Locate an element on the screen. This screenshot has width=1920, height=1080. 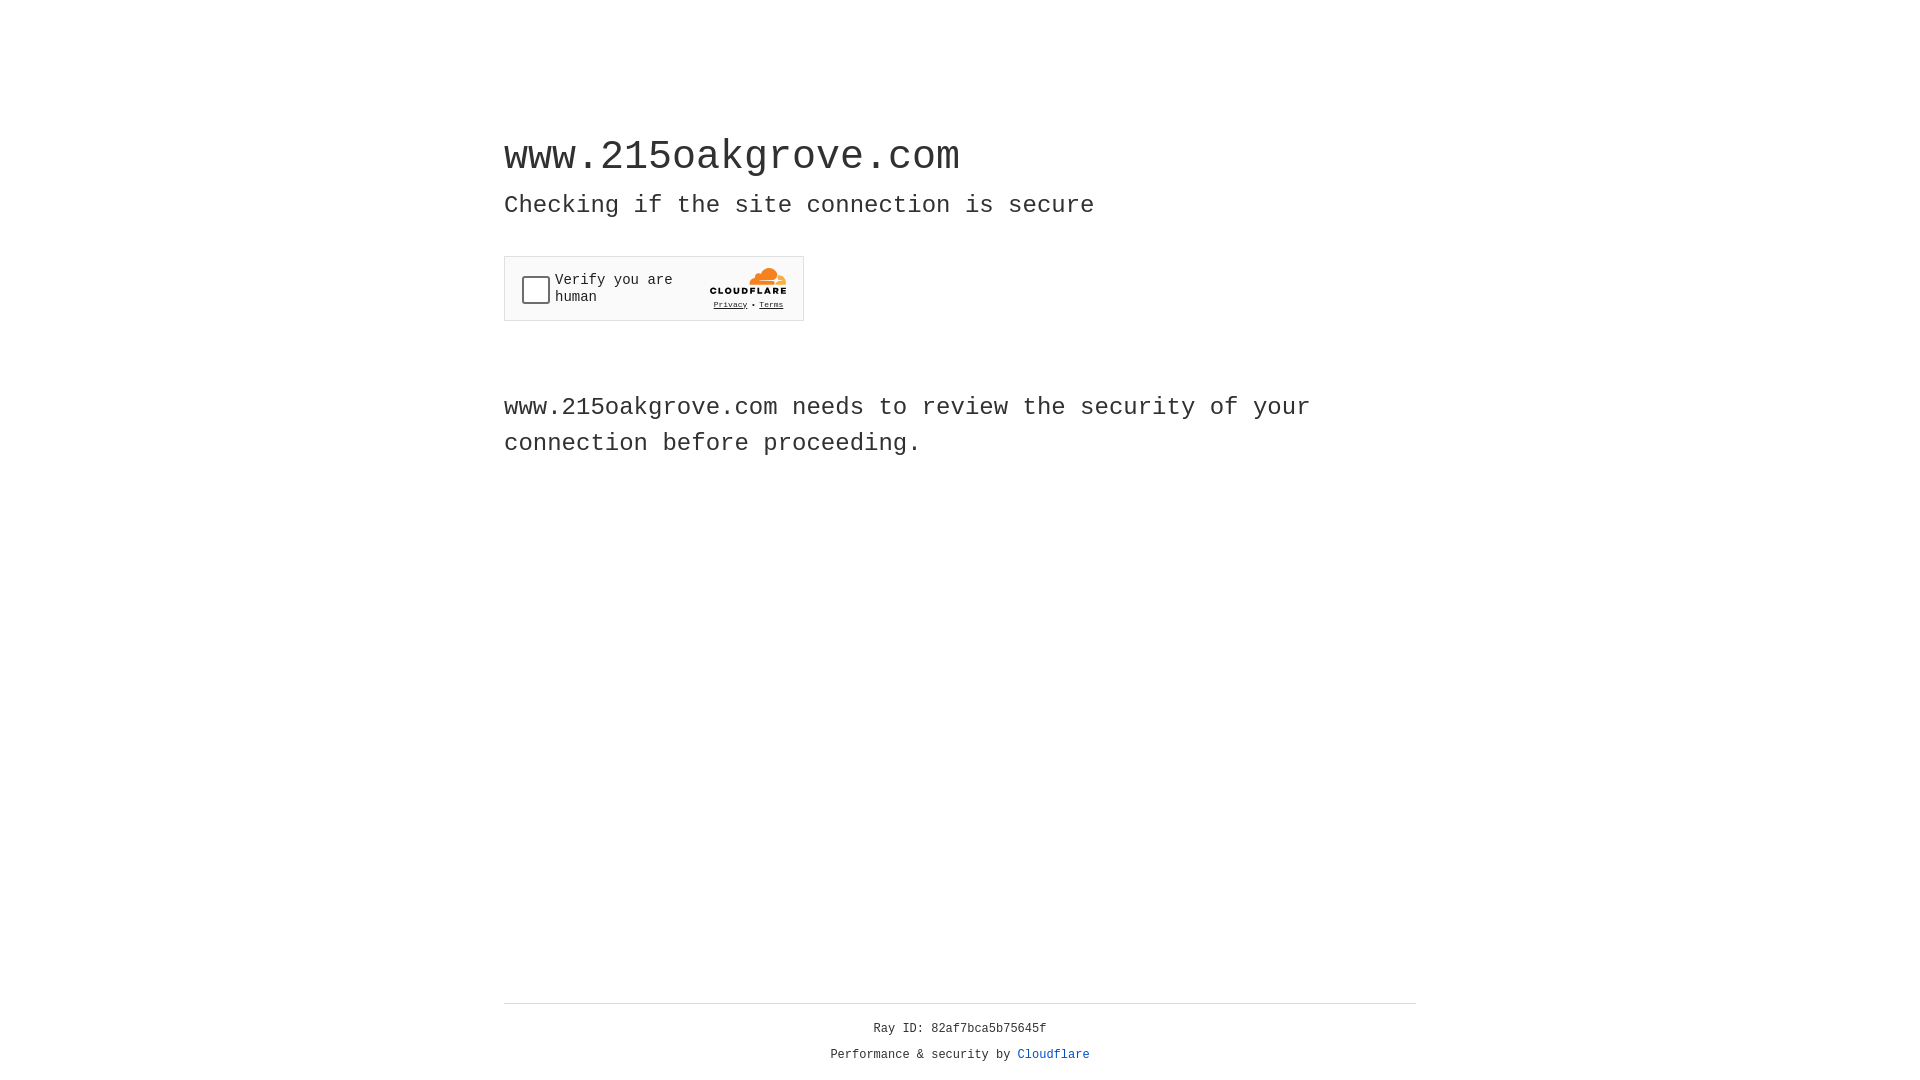
'Cloudflare' is located at coordinates (1053, 1054).